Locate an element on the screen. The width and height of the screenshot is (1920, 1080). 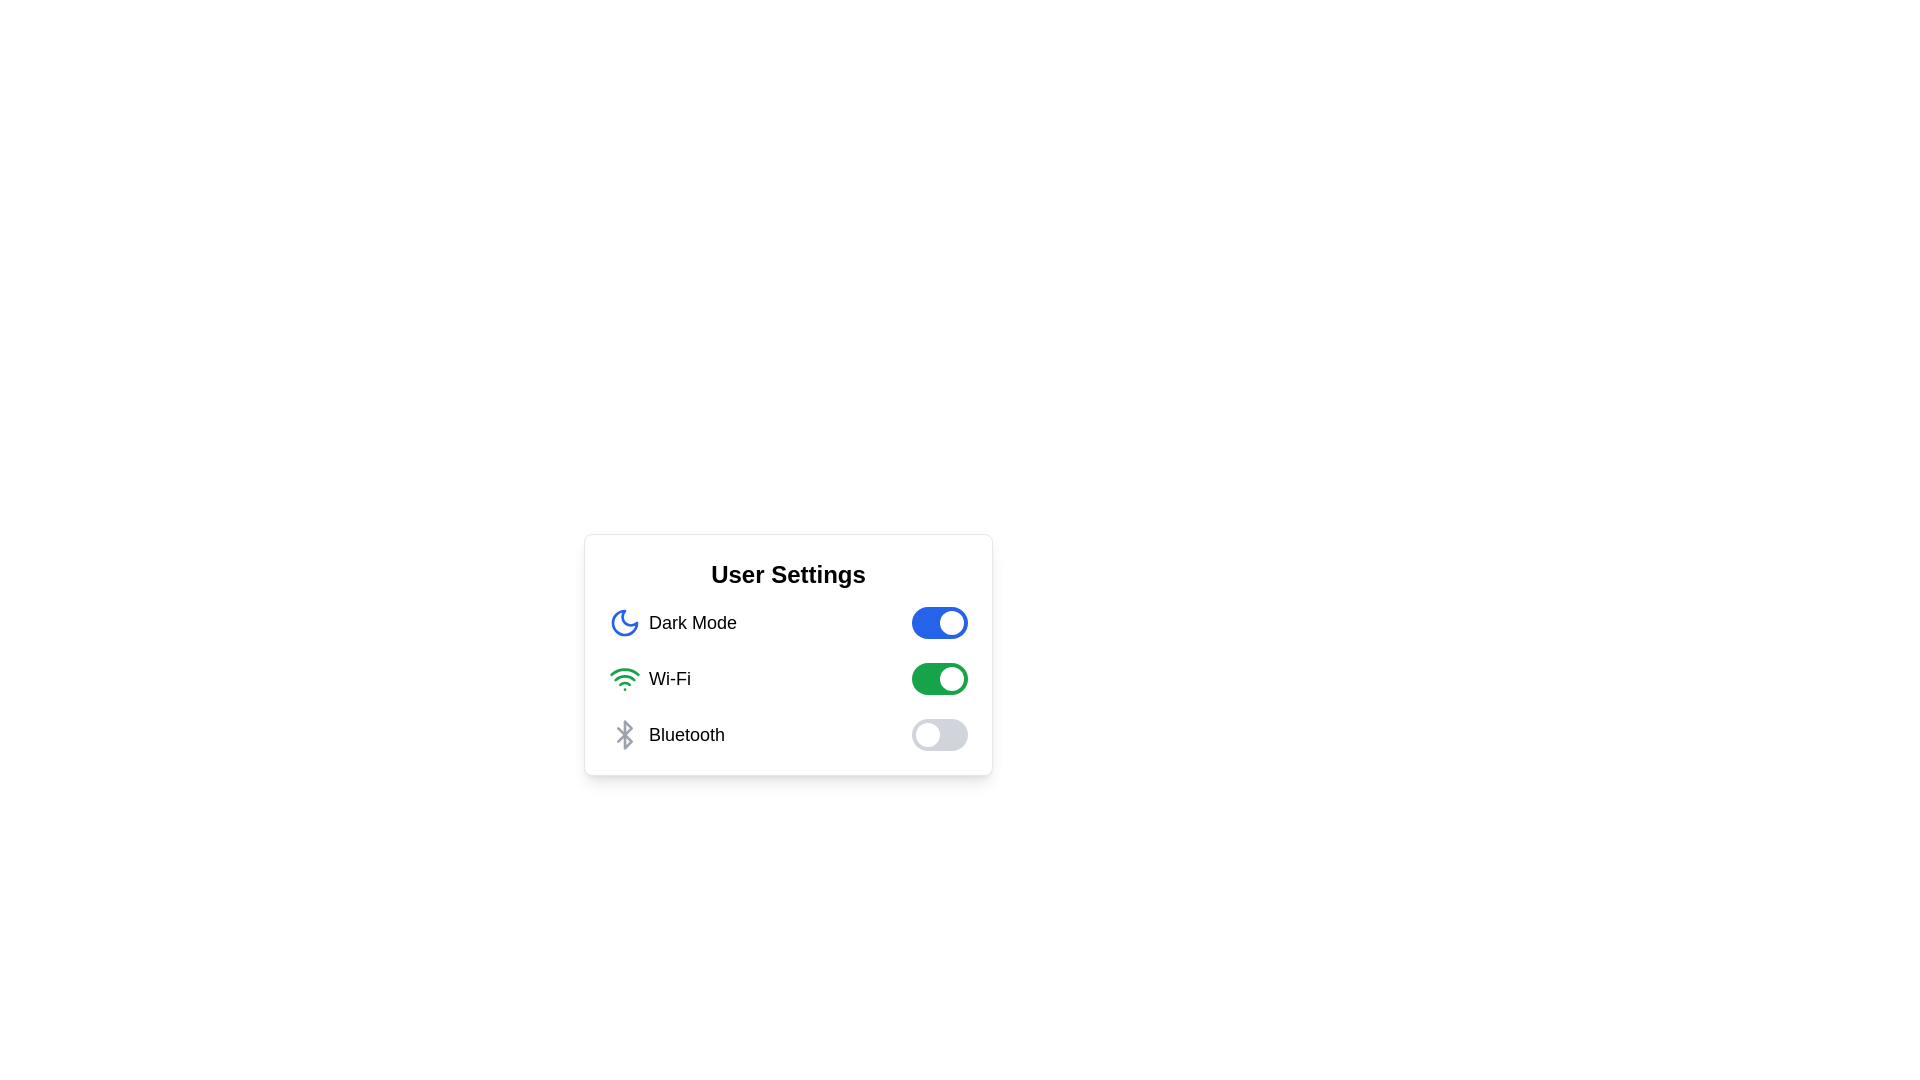
the movable toggle switch knob located in the third toggle switch of the 'User Settings' panel is located at coordinates (926, 735).